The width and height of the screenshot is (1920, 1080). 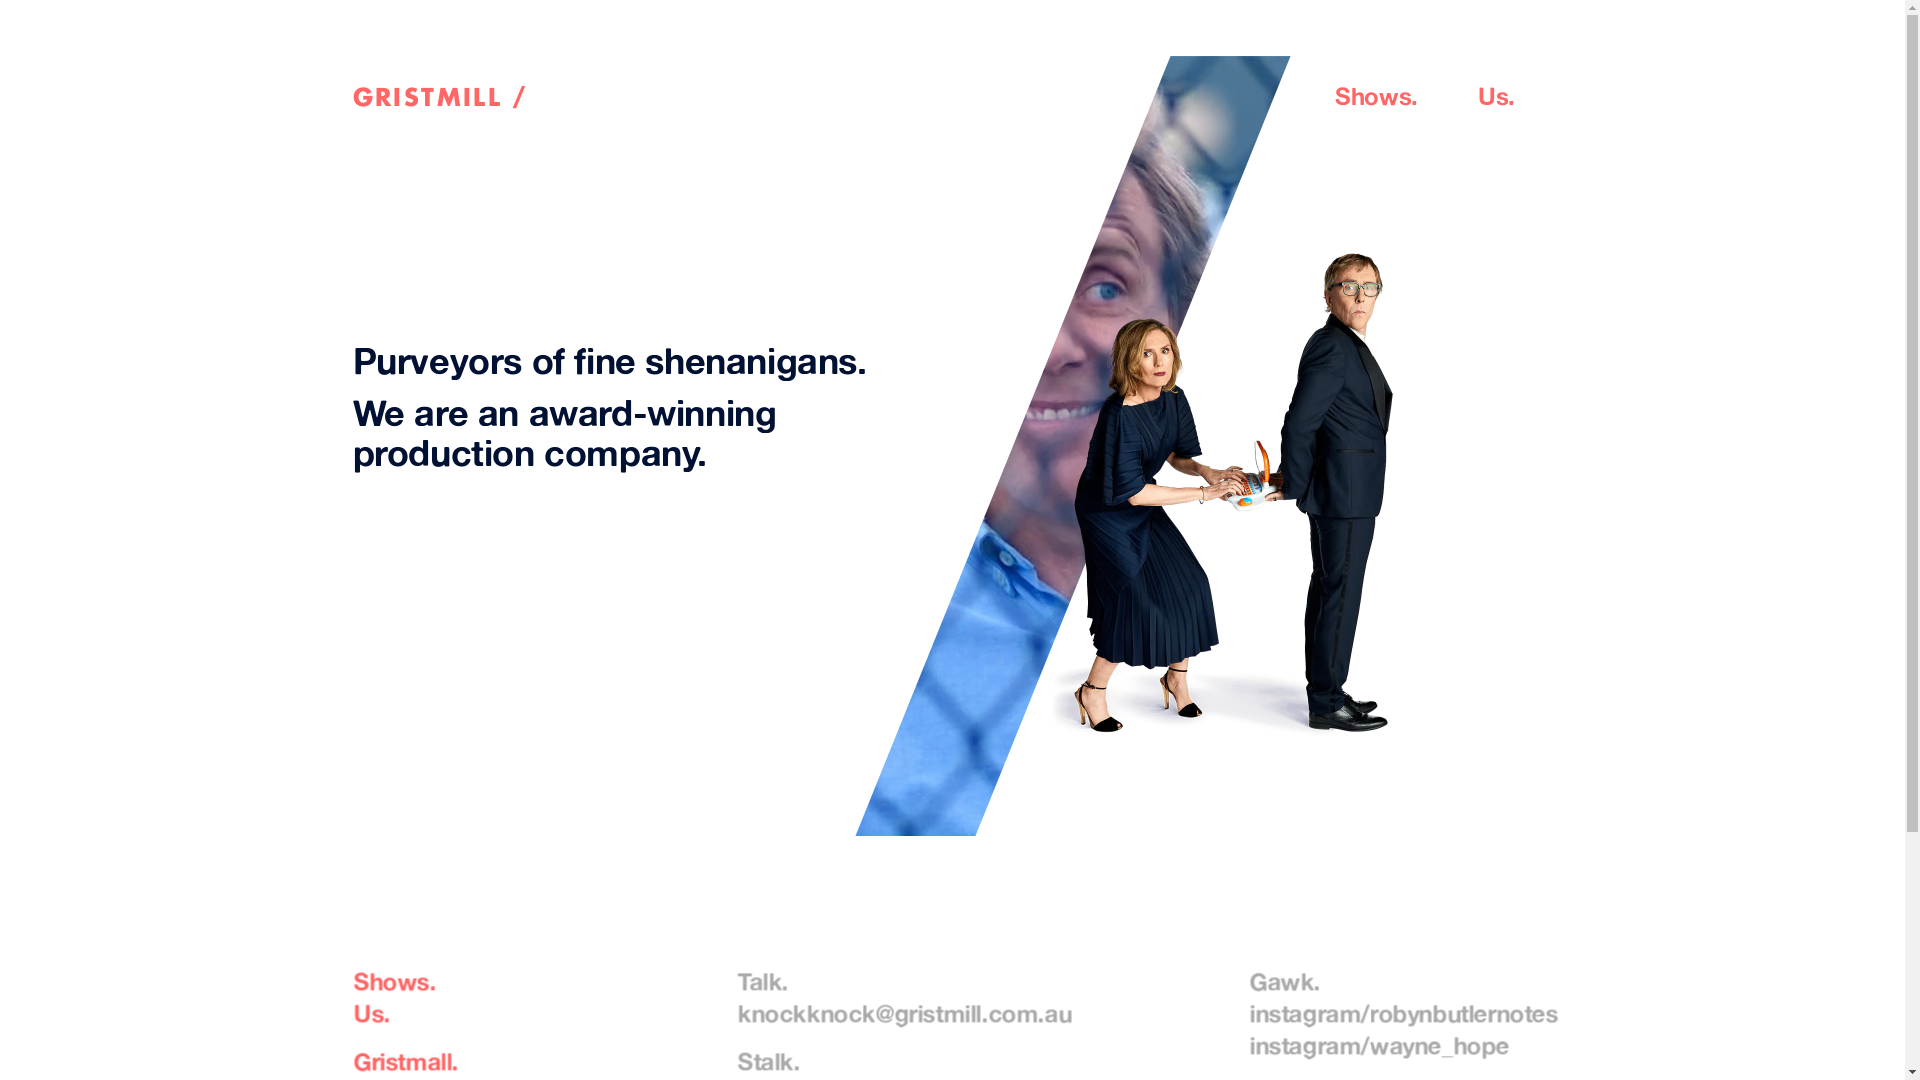 I want to click on 'instagram/wayne_hope', so click(x=1247, y=1044).